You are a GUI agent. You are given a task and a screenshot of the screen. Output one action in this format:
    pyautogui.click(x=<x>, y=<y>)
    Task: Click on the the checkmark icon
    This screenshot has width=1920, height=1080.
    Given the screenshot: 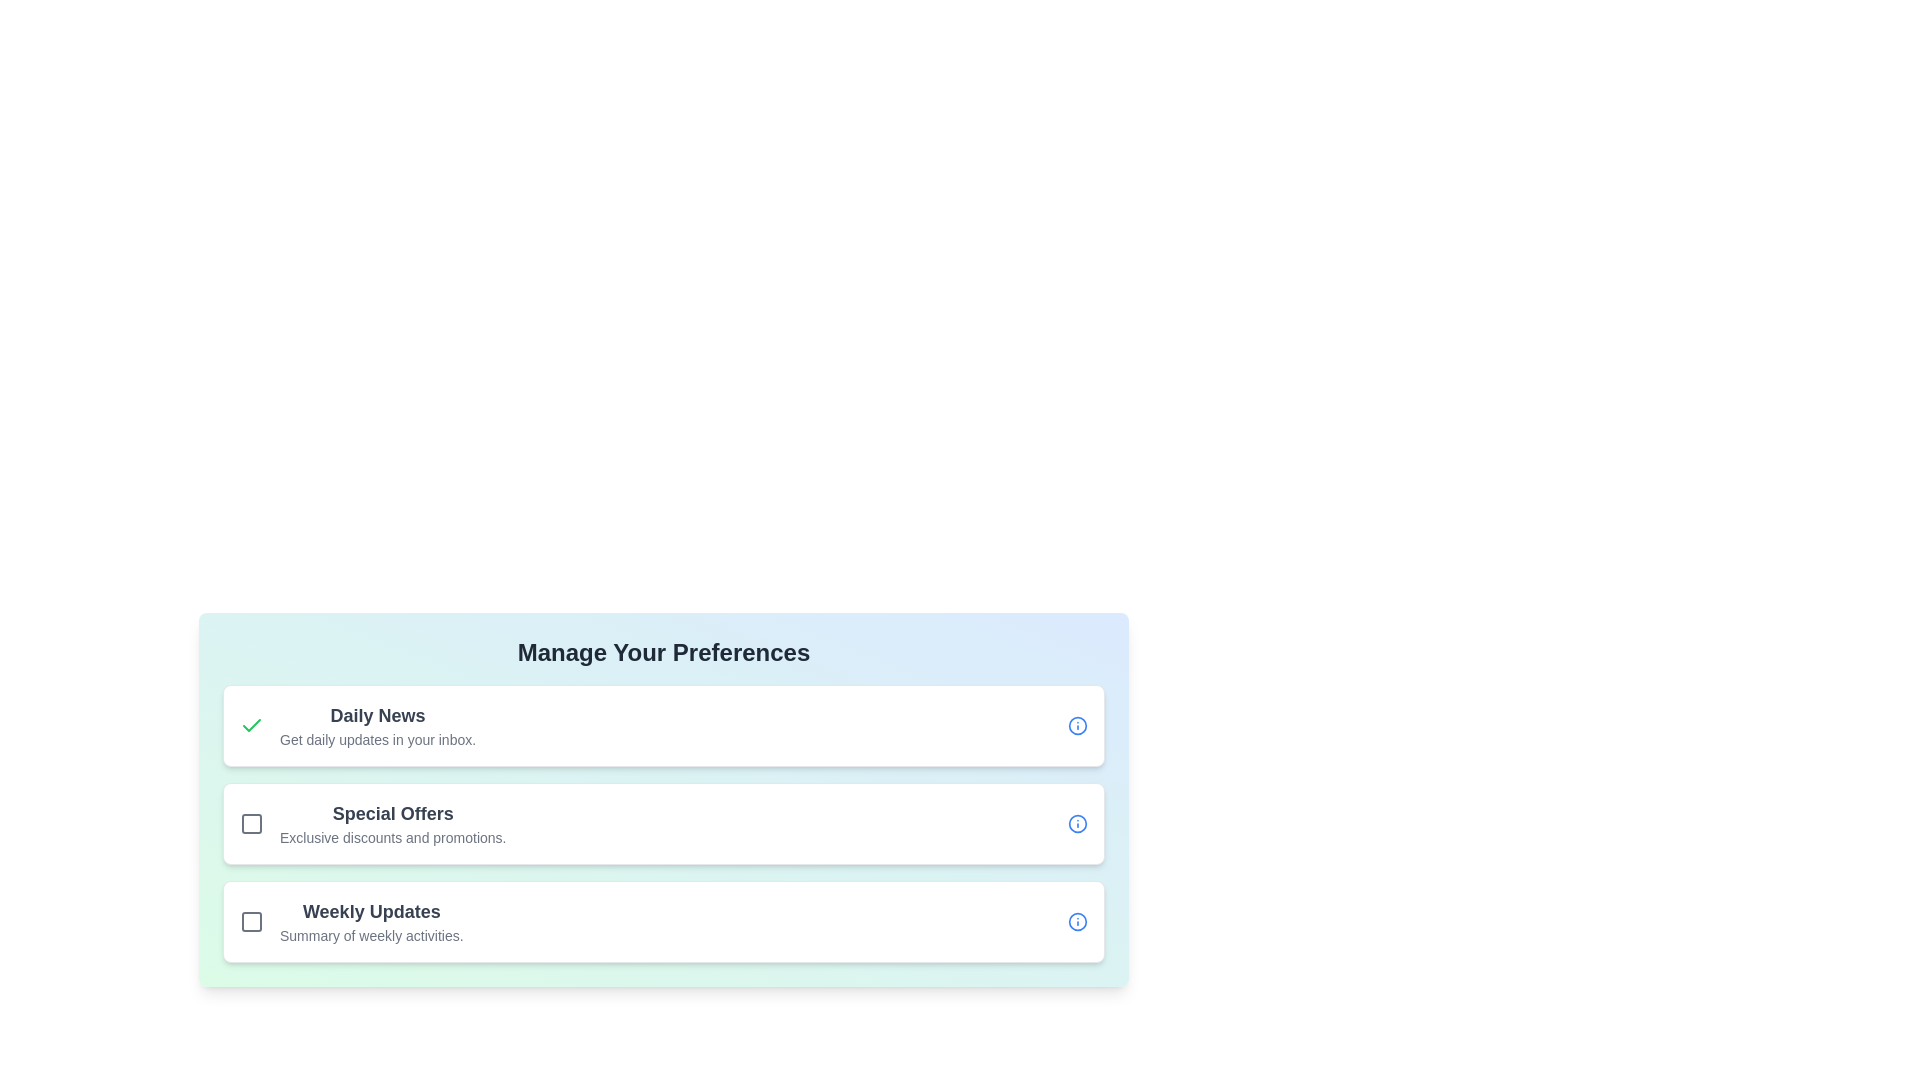 What is the action you would take?
    pyautogui.click(x=251, y=725)
    